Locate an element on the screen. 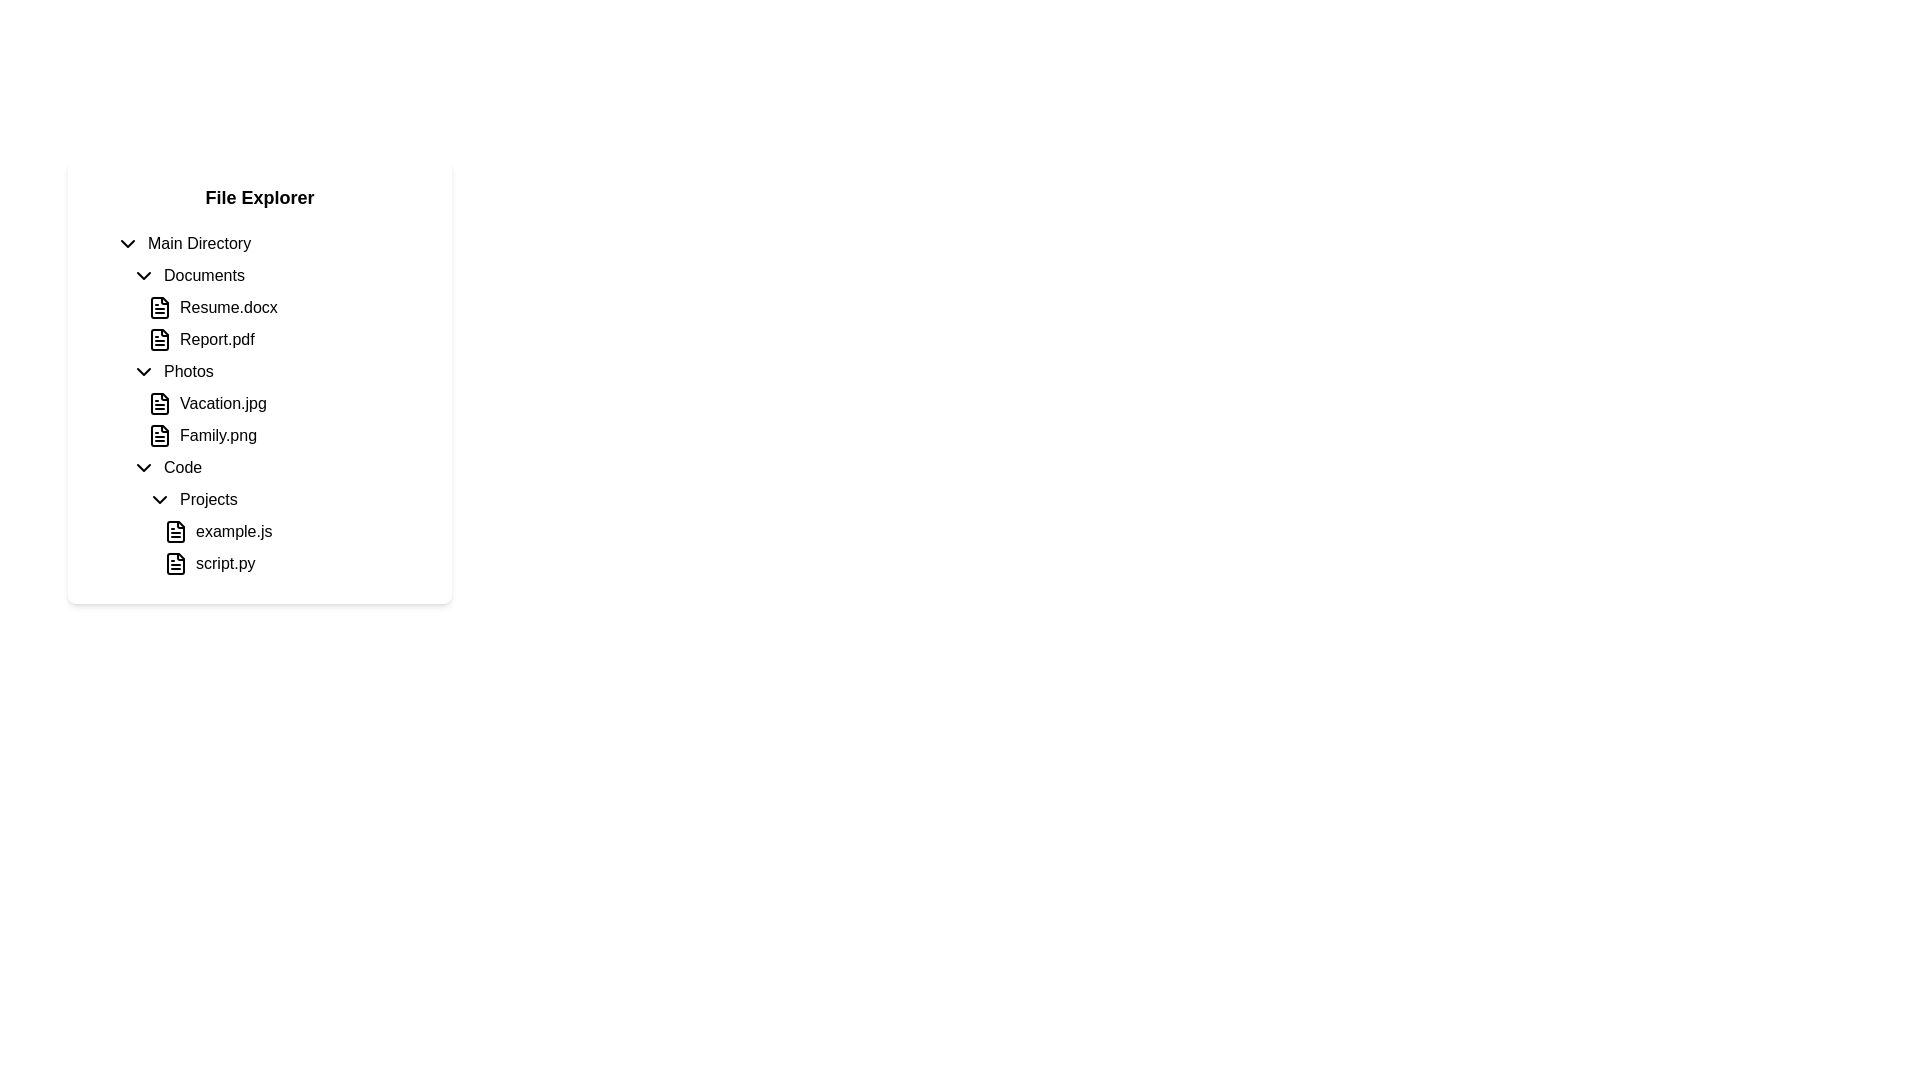 This screenshot has width=1920, height=1080. the file entry labeled 'example.js' is located at coordinates (291, 531).